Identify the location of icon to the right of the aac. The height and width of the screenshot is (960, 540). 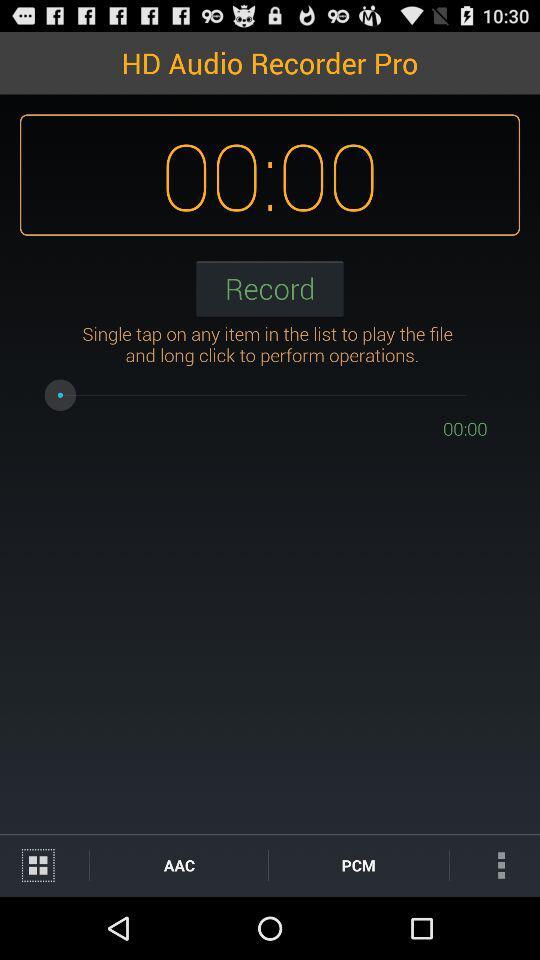
(357, 864).